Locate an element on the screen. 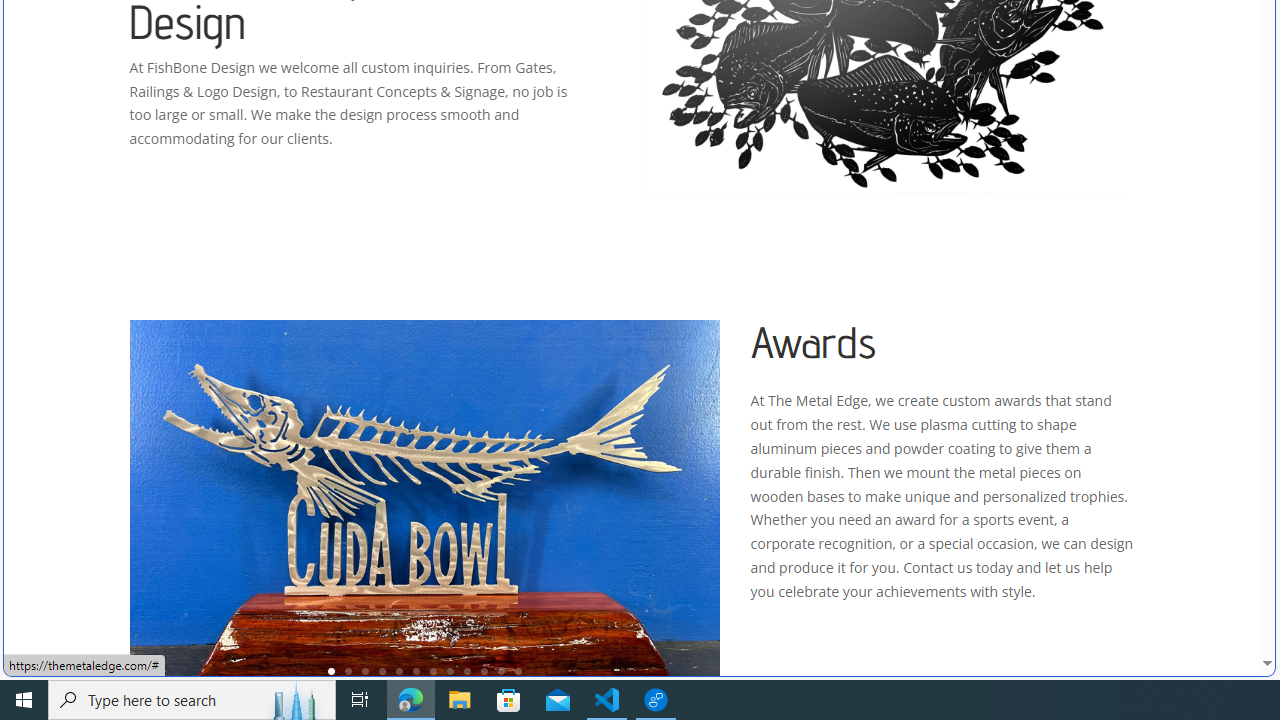 Image resolution: width=1280 pixels, height=720 pixels. '9' is located at coordinates (466, 671).